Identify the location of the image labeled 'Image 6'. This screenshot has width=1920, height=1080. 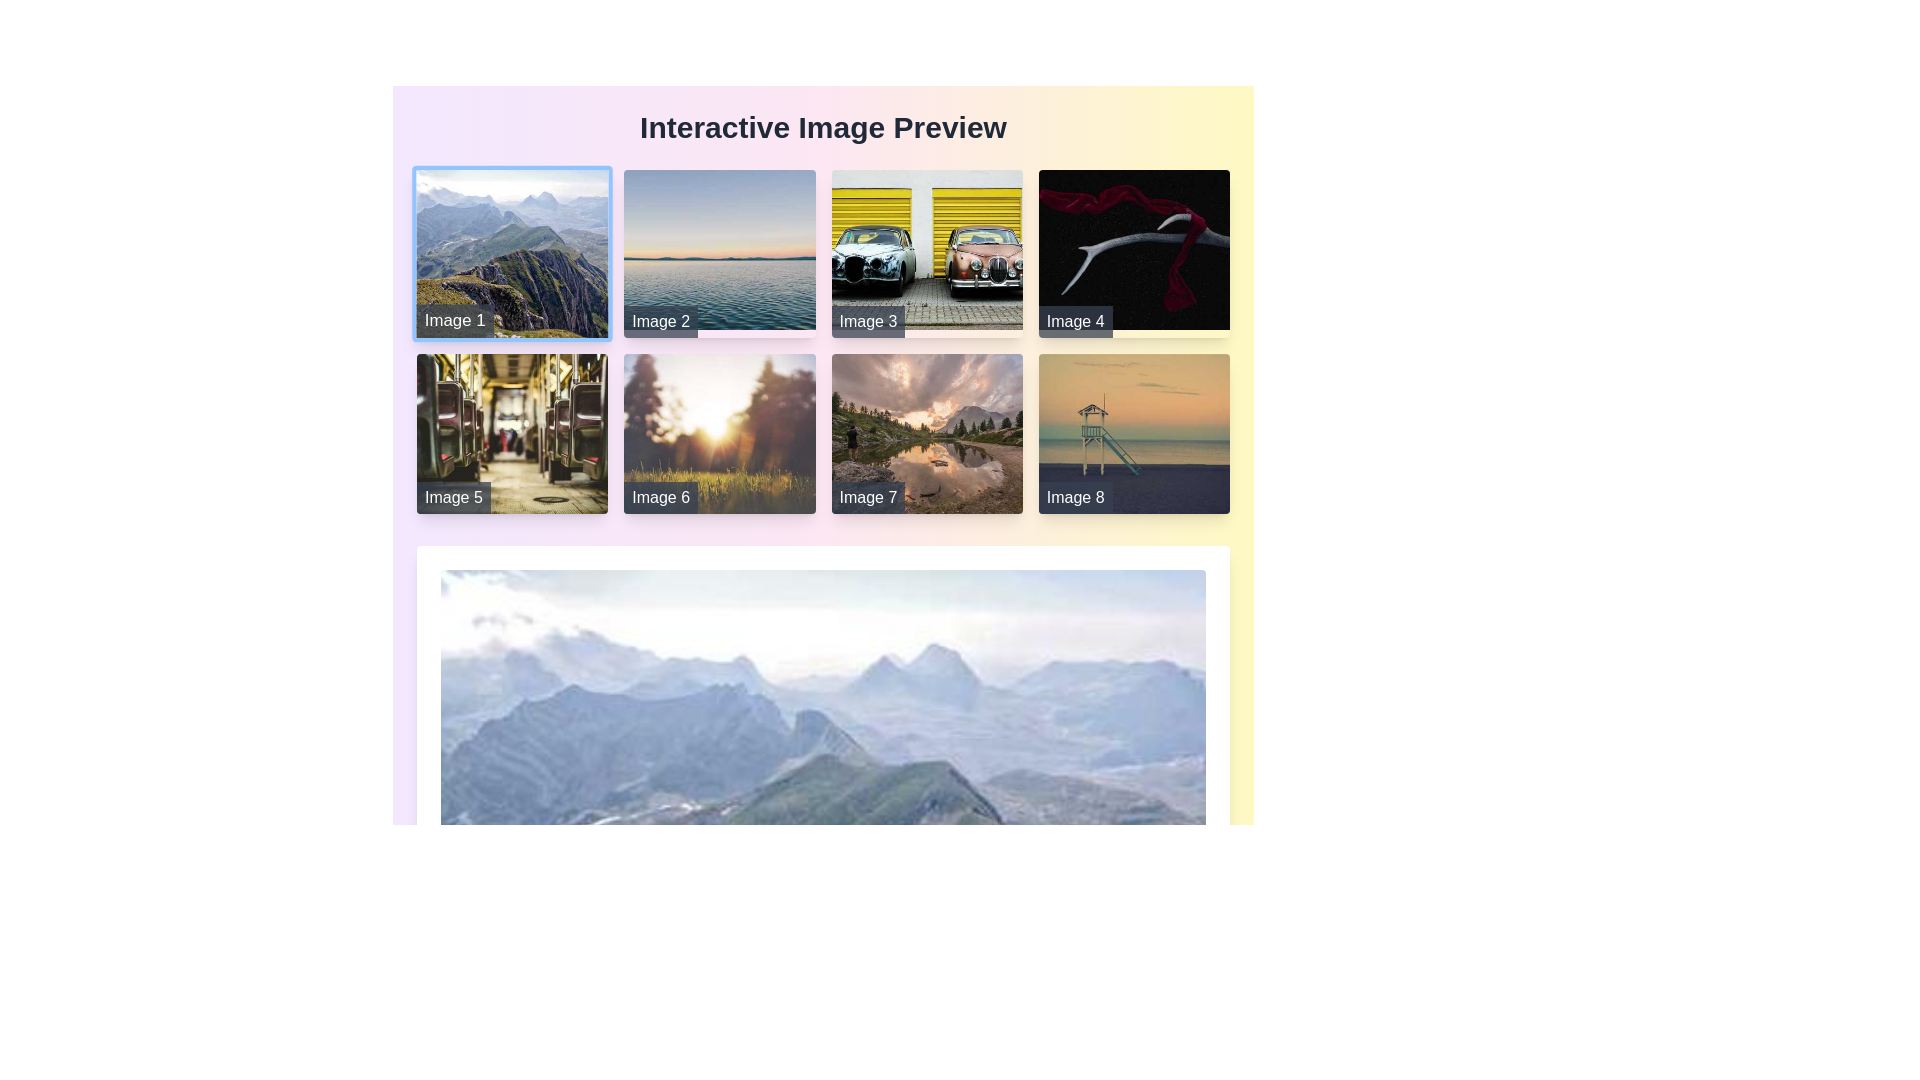
(719, 433).